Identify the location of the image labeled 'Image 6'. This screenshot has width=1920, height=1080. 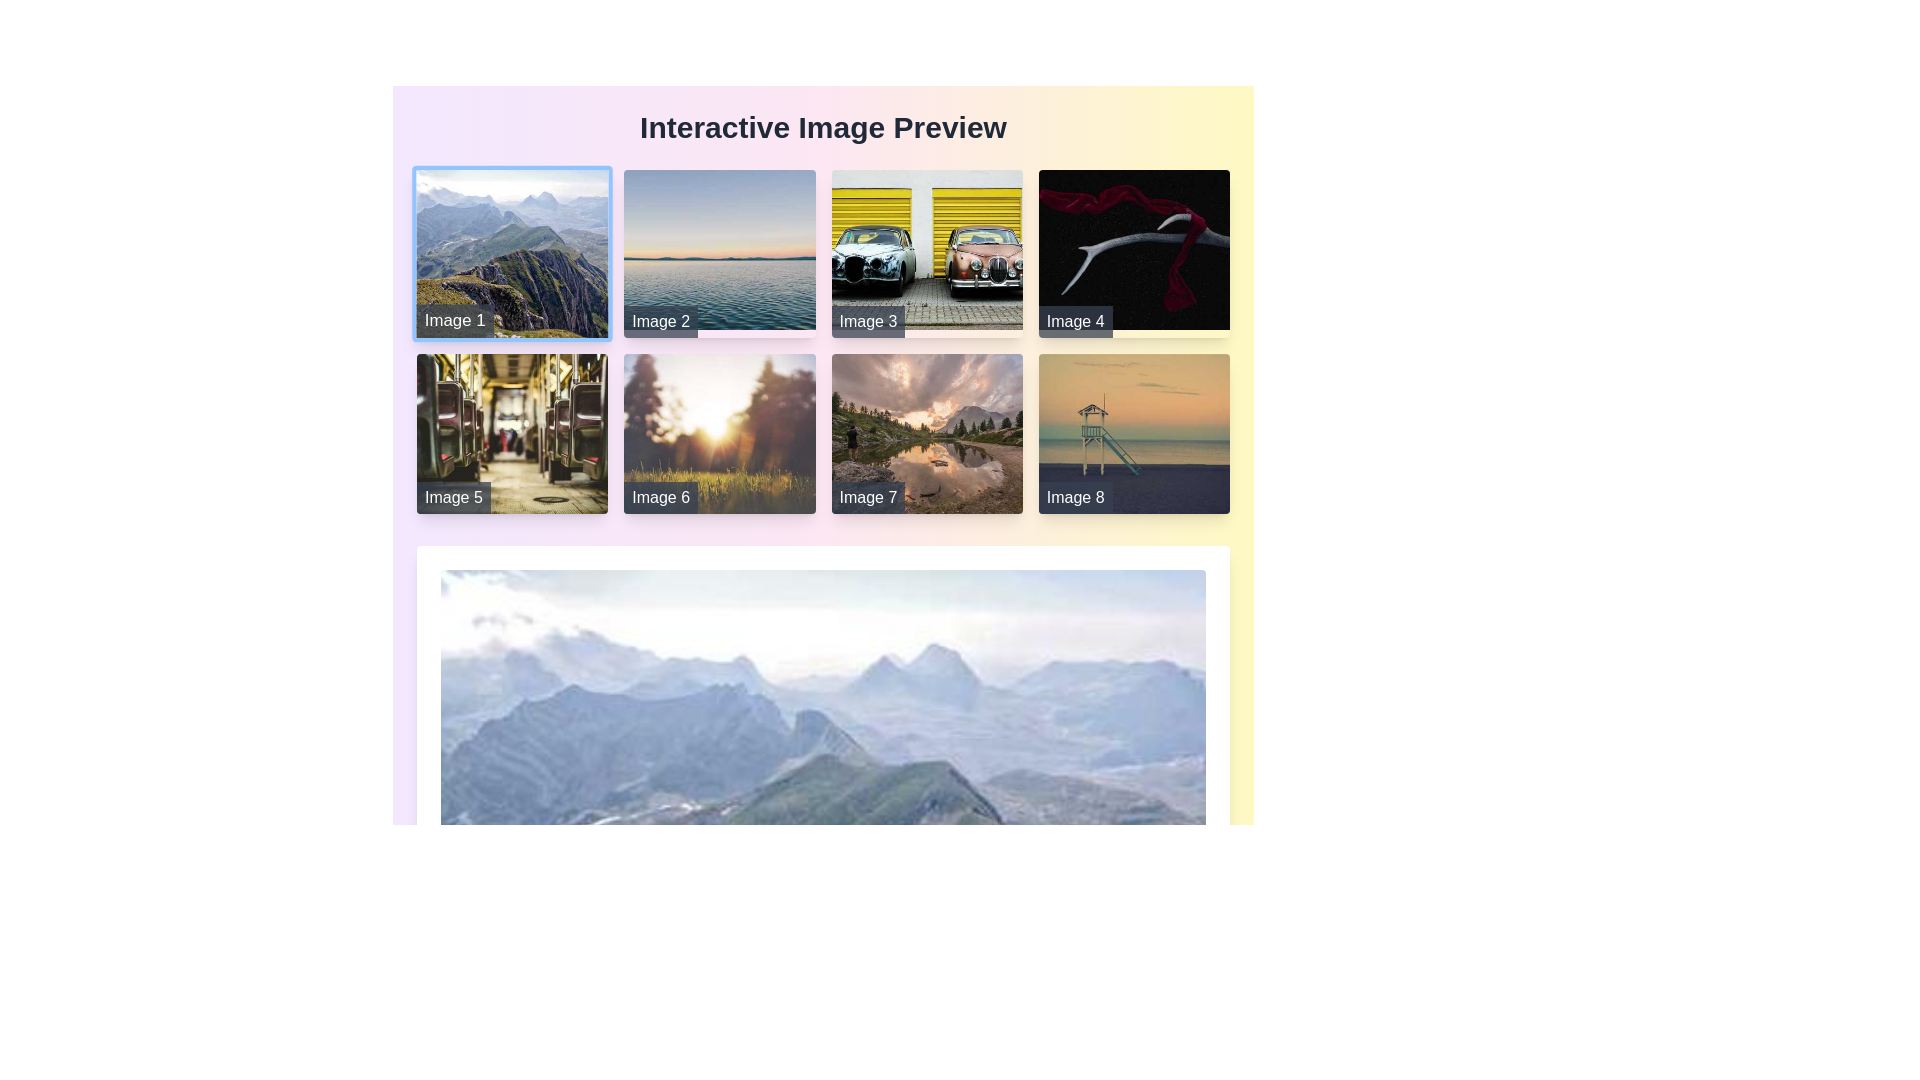
(719, 433).